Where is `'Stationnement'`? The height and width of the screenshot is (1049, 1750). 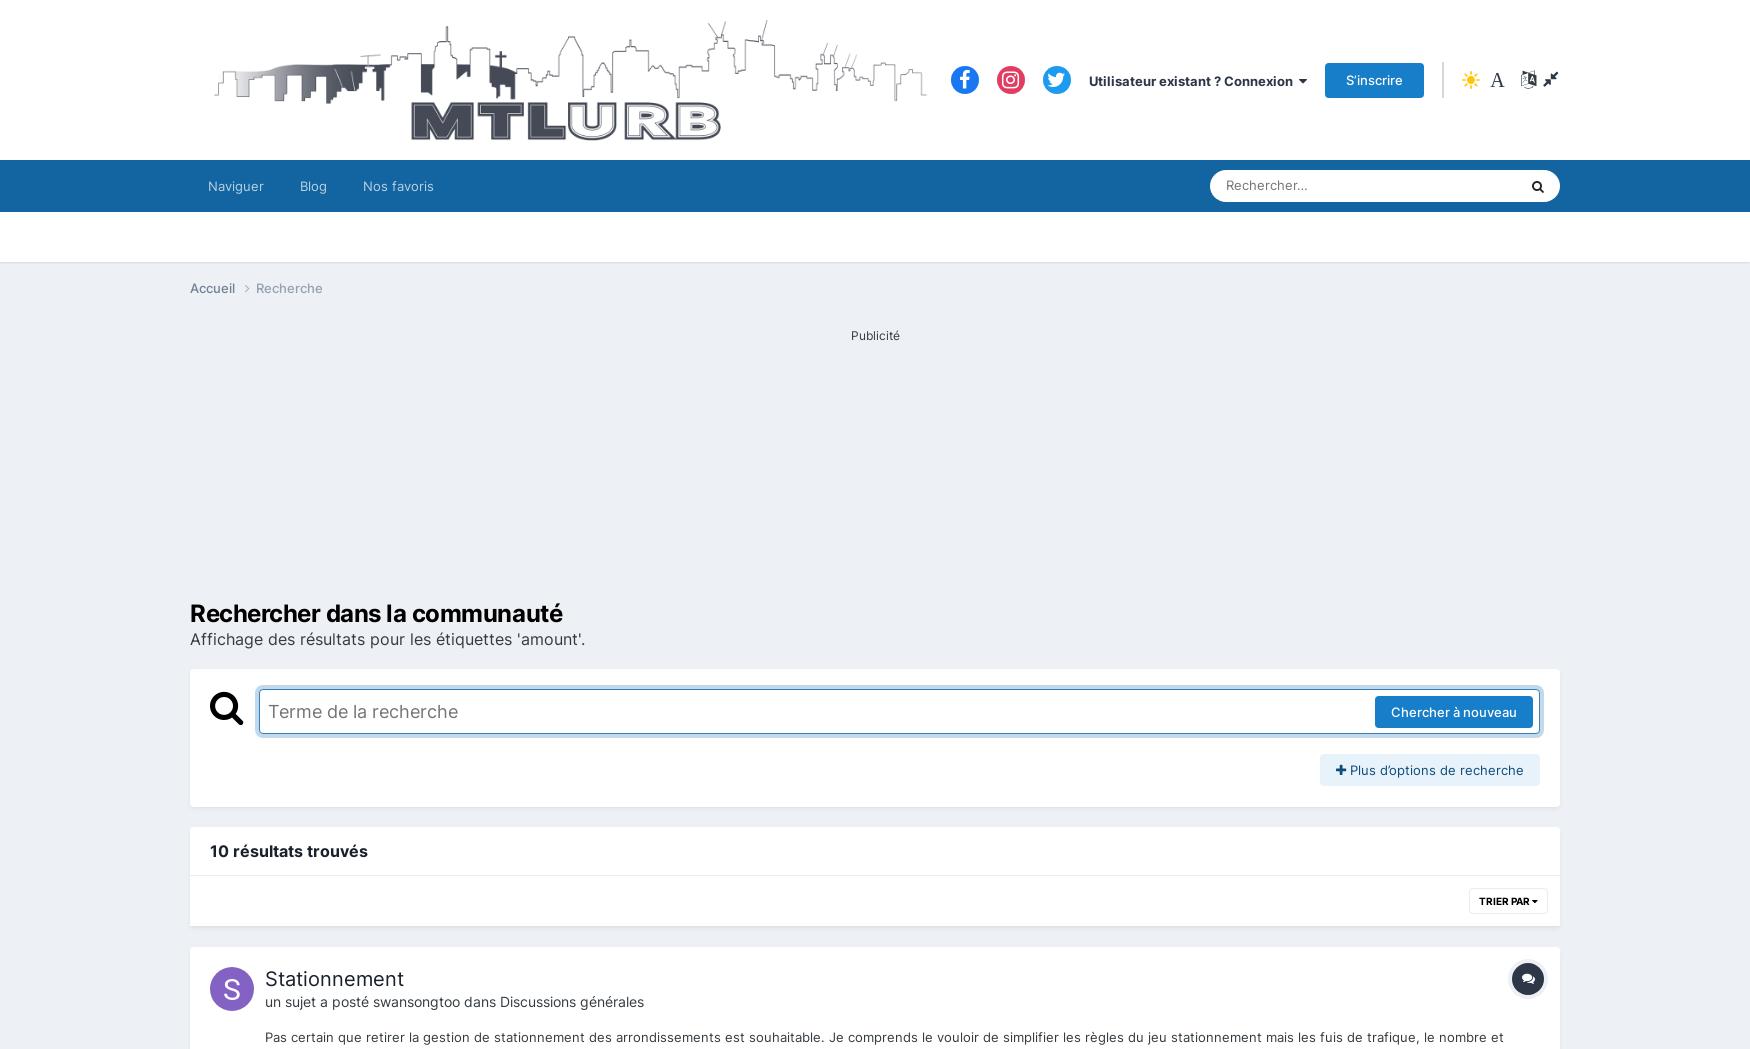
'Stationnement' is located at coordinates (334, 976).